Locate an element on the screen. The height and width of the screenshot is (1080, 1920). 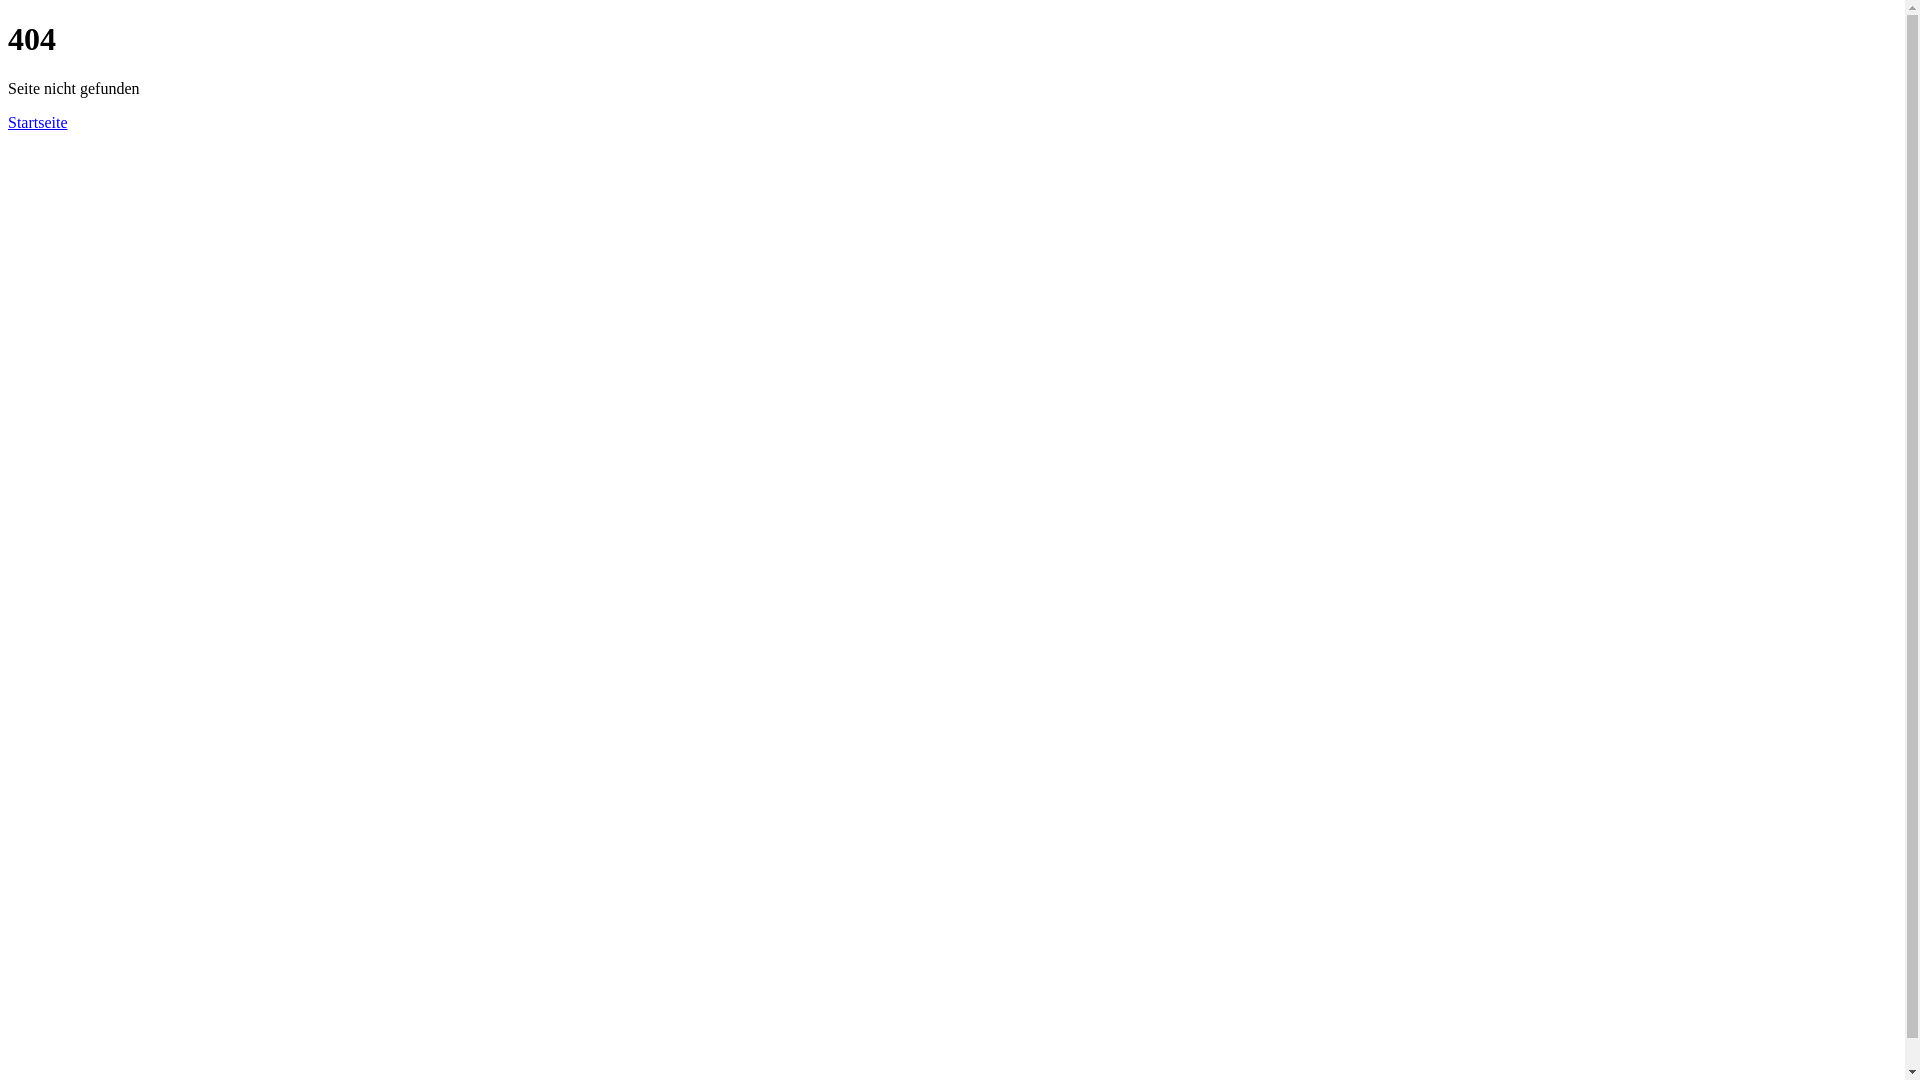
'Startseite' is located at coordinates (38, 122).